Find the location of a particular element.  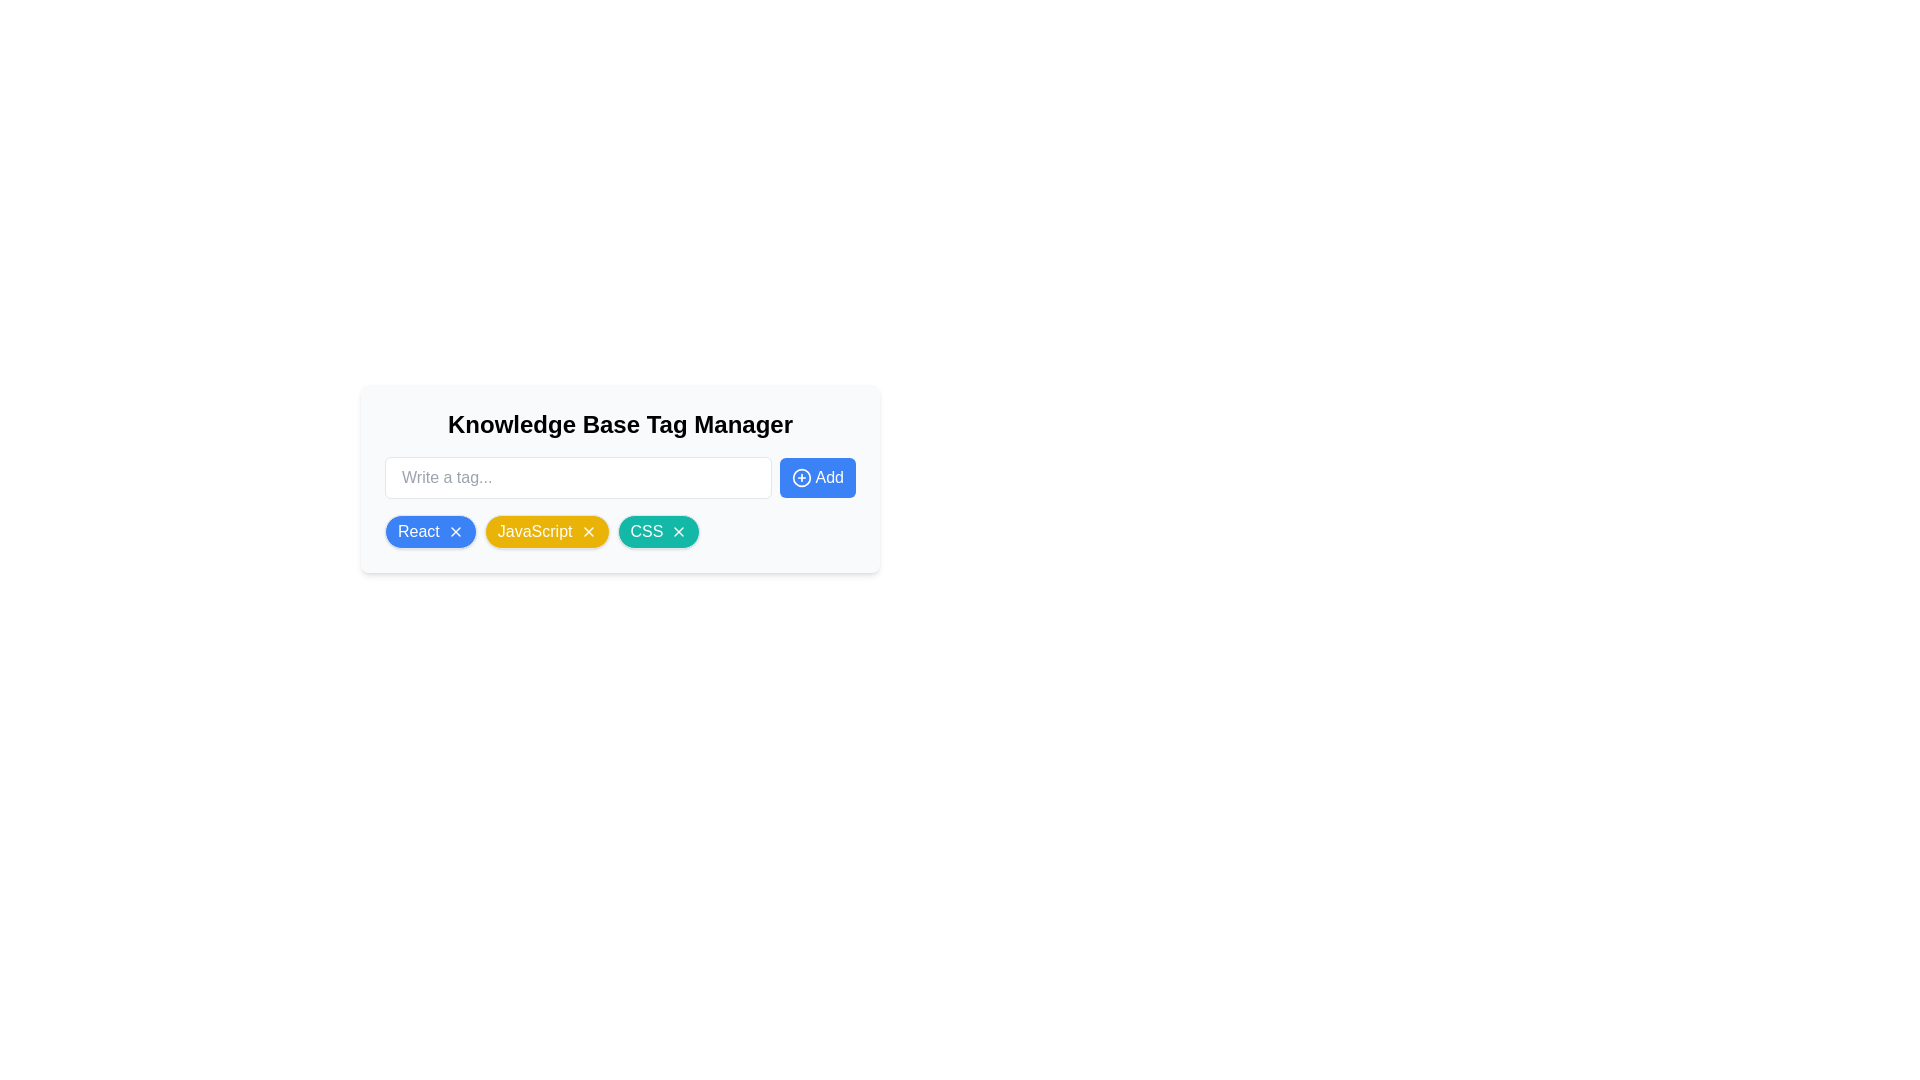

the 'Add' text label within the blue button, which is displayed in white font on a blue rectangular background, located in the lower-right quadrant of the interface is located at coordinates (829, 478).